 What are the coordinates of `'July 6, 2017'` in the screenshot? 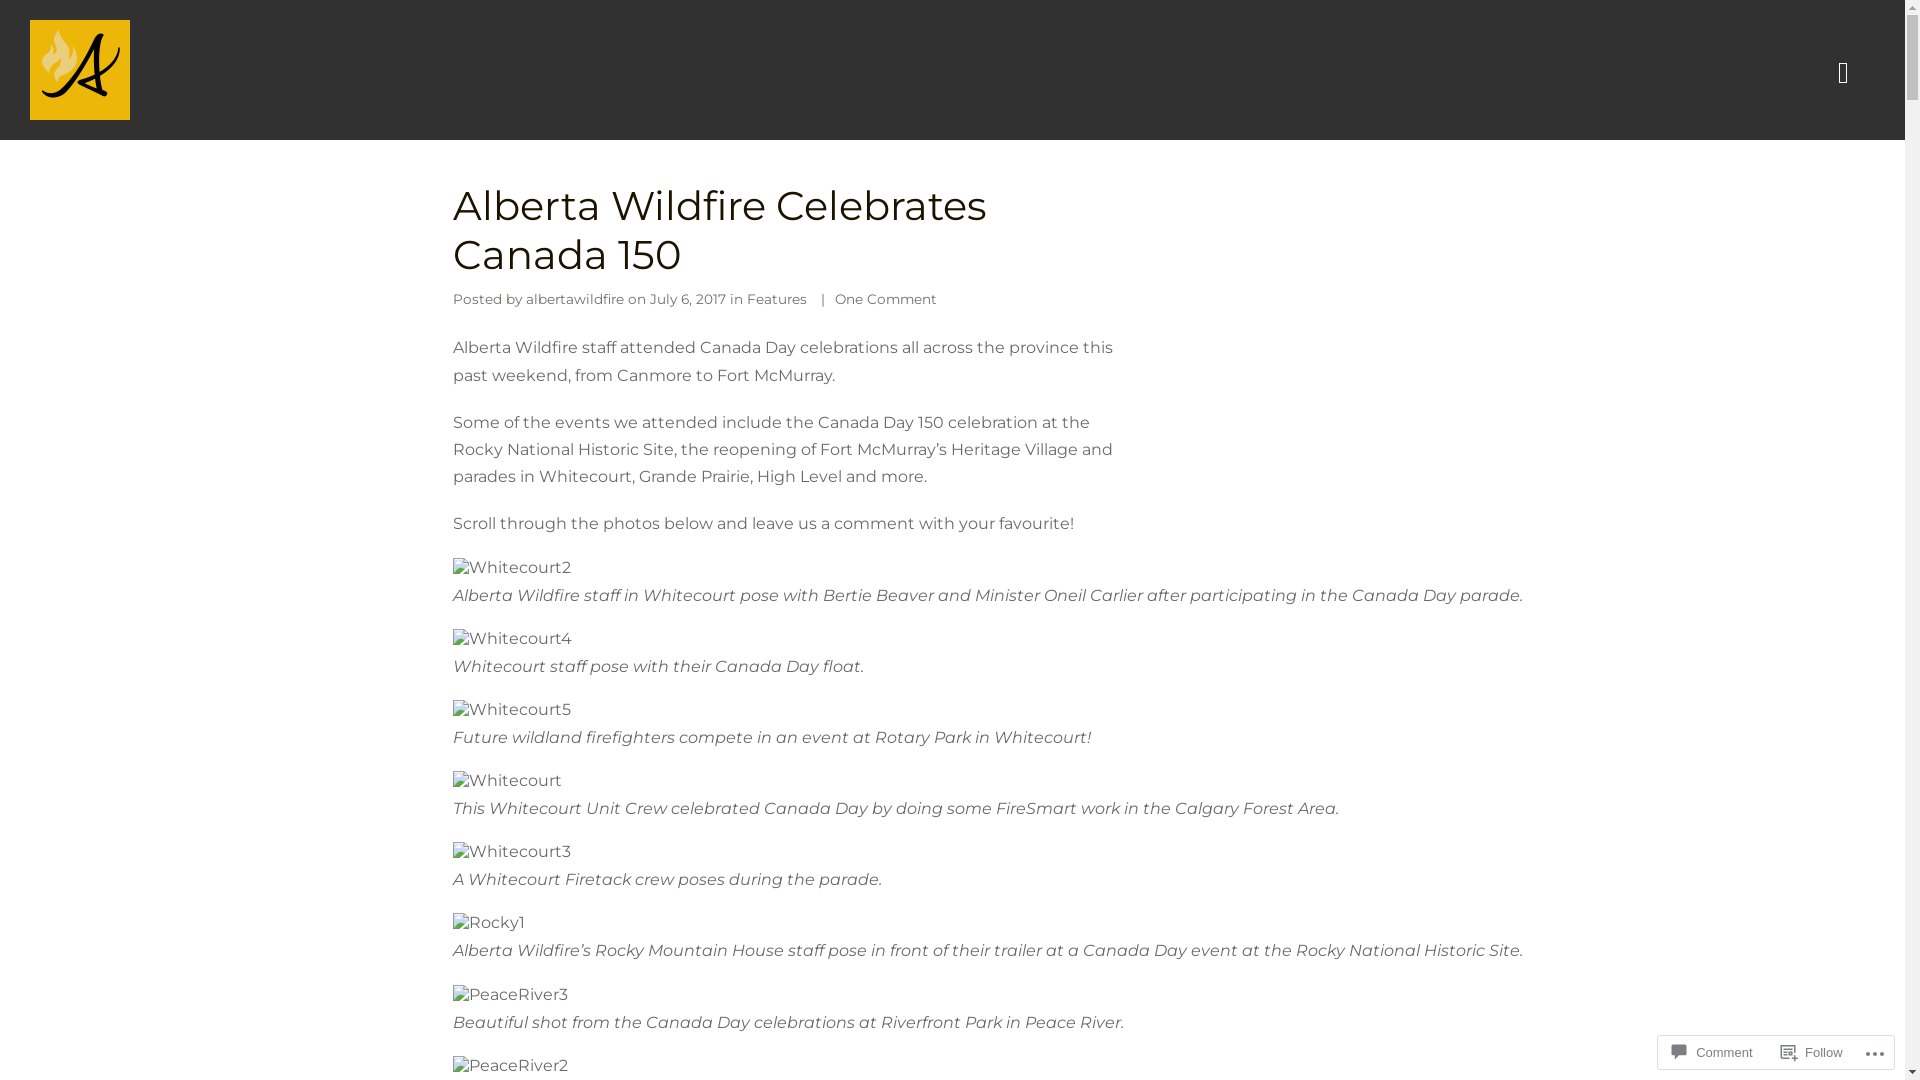 It's located at (687, 299).